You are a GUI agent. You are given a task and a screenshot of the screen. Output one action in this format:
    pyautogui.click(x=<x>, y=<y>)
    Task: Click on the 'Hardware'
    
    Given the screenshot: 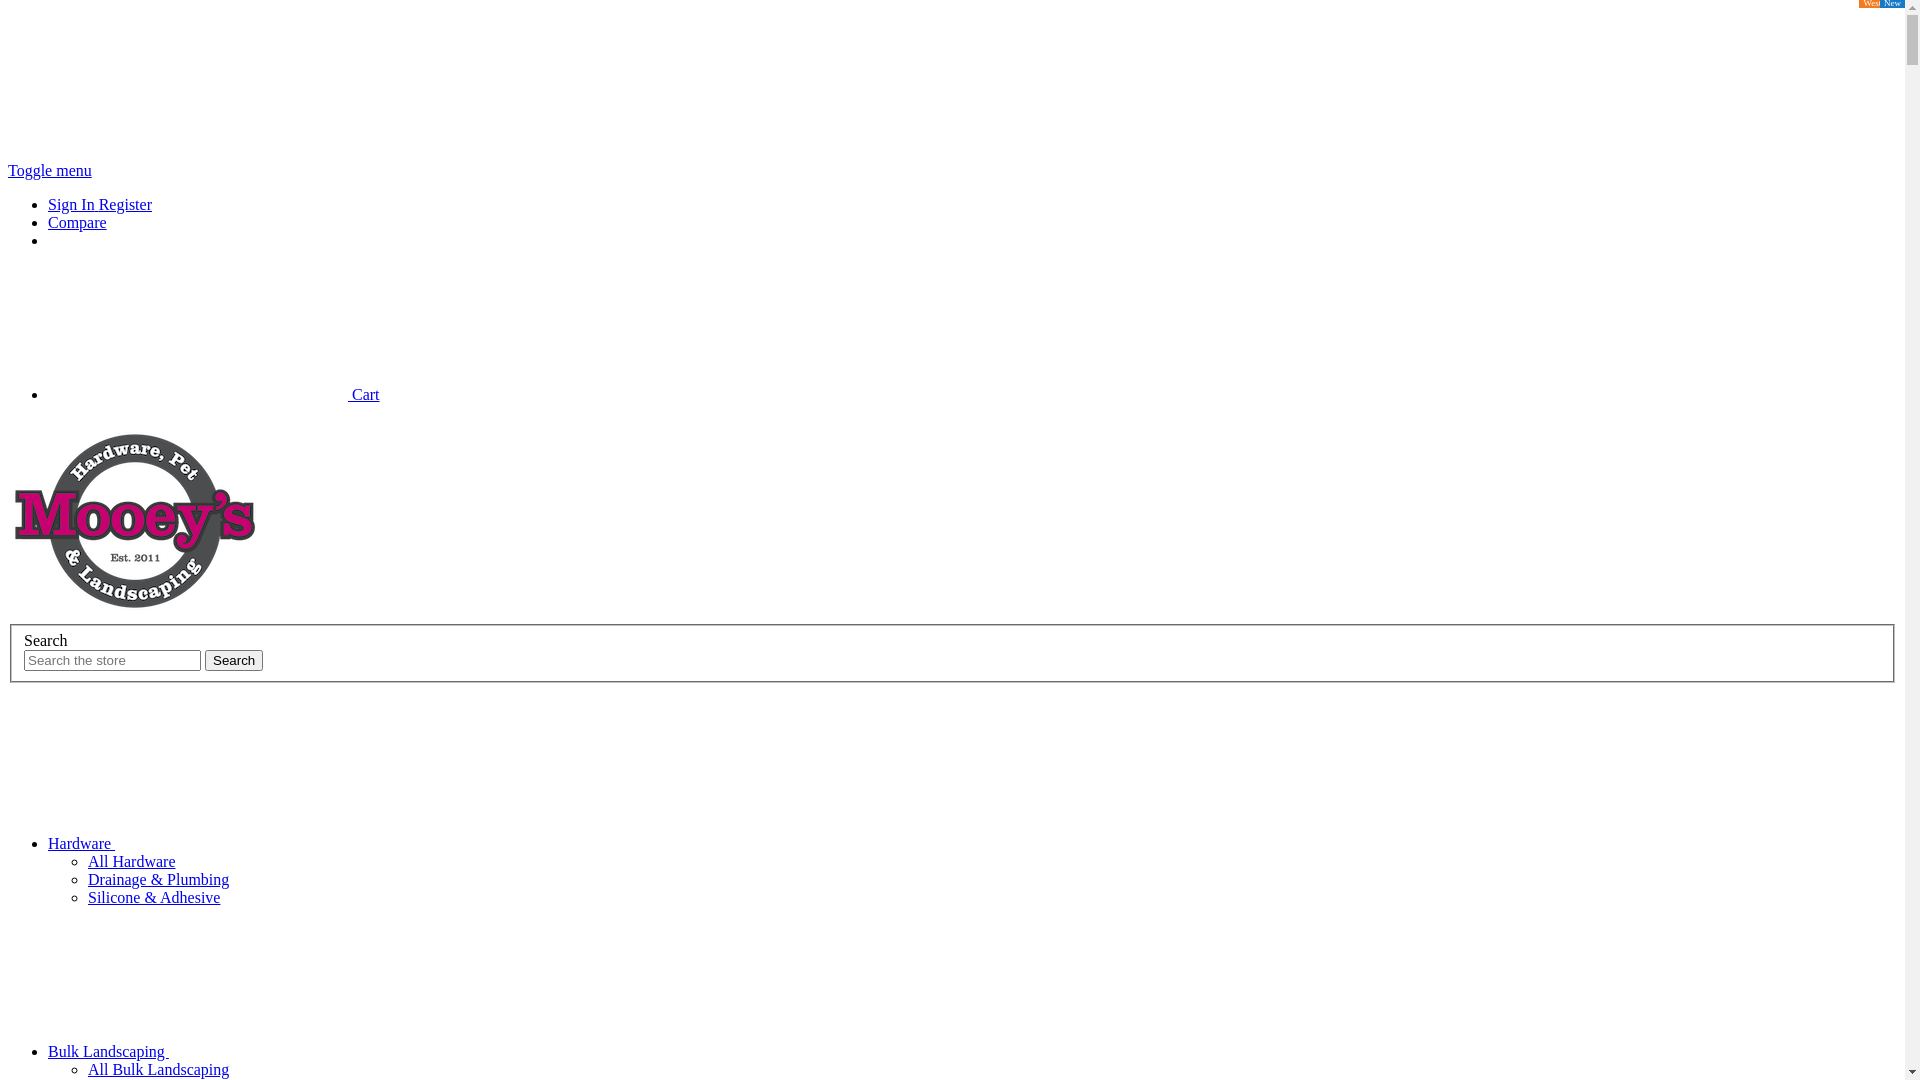 What is the action you would take?
    pyautogui.click(x=48, y=843)
    